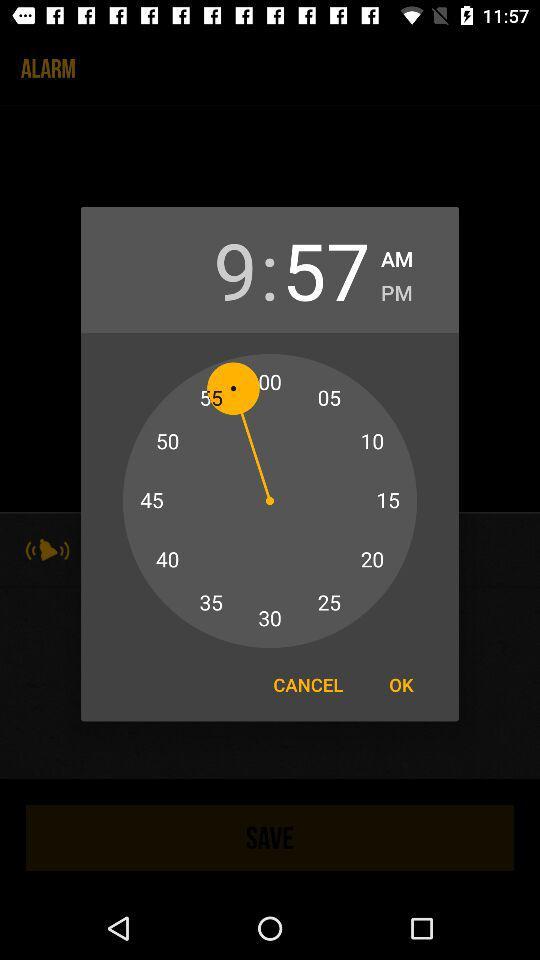 The height and width of the screenshot is (960, 540). Describe the element at coordinates (396, 288) in the screenshot. I see `pm icon` at that location.